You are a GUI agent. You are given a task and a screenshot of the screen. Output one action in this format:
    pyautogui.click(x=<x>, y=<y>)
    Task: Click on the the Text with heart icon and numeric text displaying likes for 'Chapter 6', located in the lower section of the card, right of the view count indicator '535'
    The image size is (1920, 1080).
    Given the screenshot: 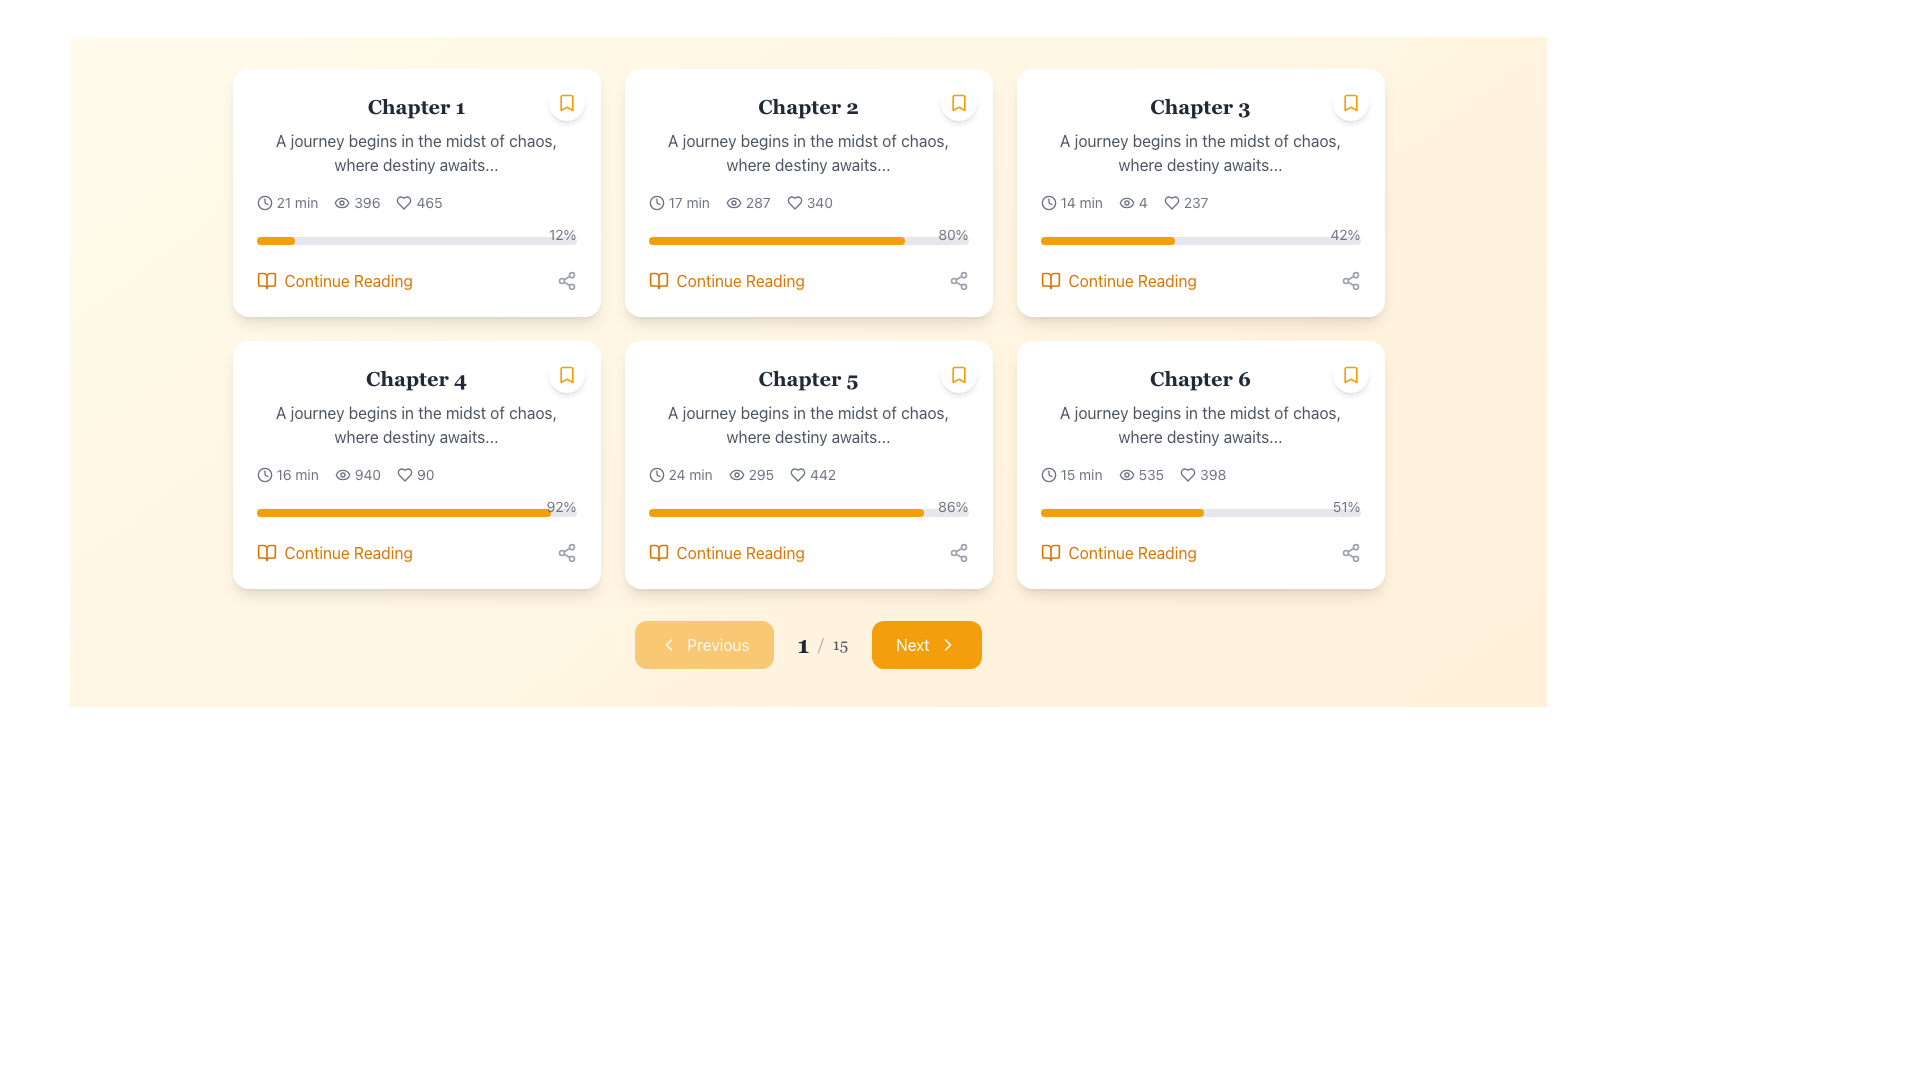 What is the action you would take?
    pyautogui.click(x=1202, y=474)
    